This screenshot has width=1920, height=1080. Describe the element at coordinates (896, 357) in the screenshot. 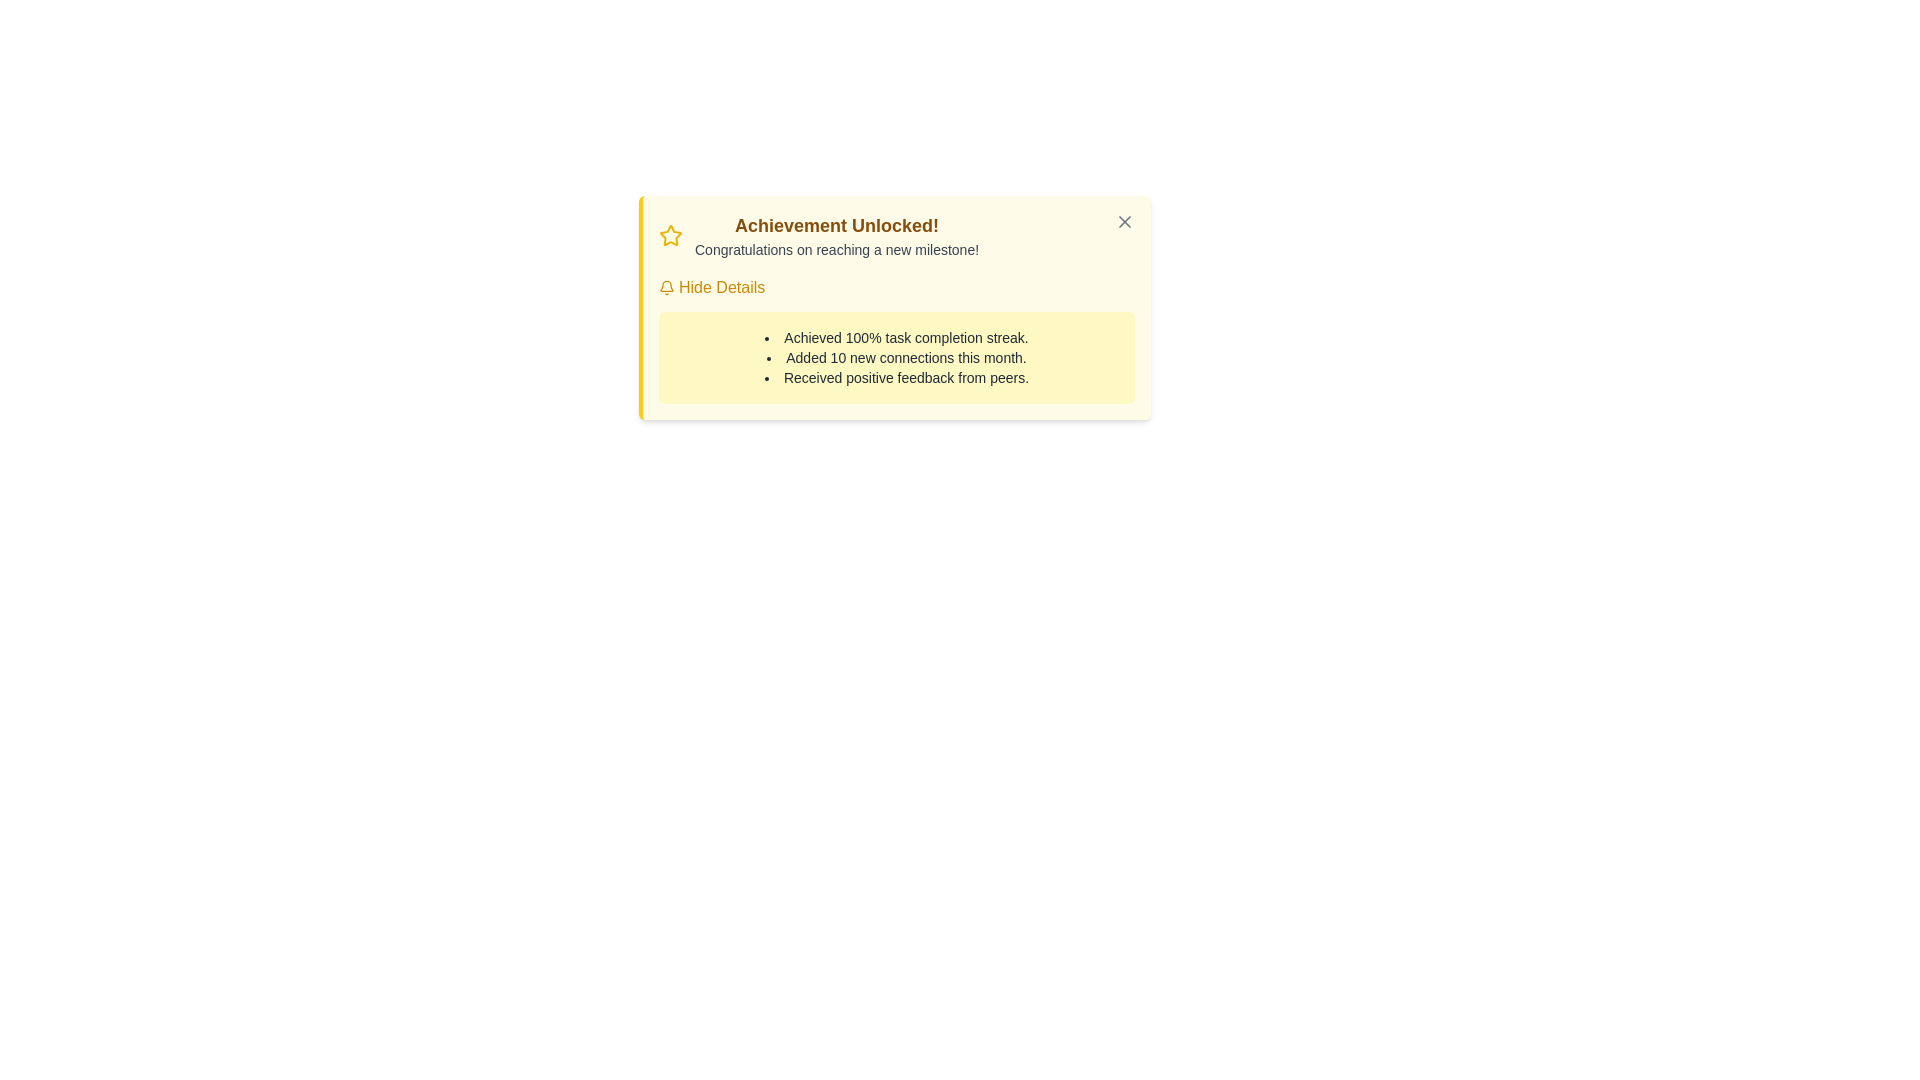

I see `the bulleted list displaying achievements, which is located within a yellow notification box below the title 'Achievement Unlocked!'` at that location.